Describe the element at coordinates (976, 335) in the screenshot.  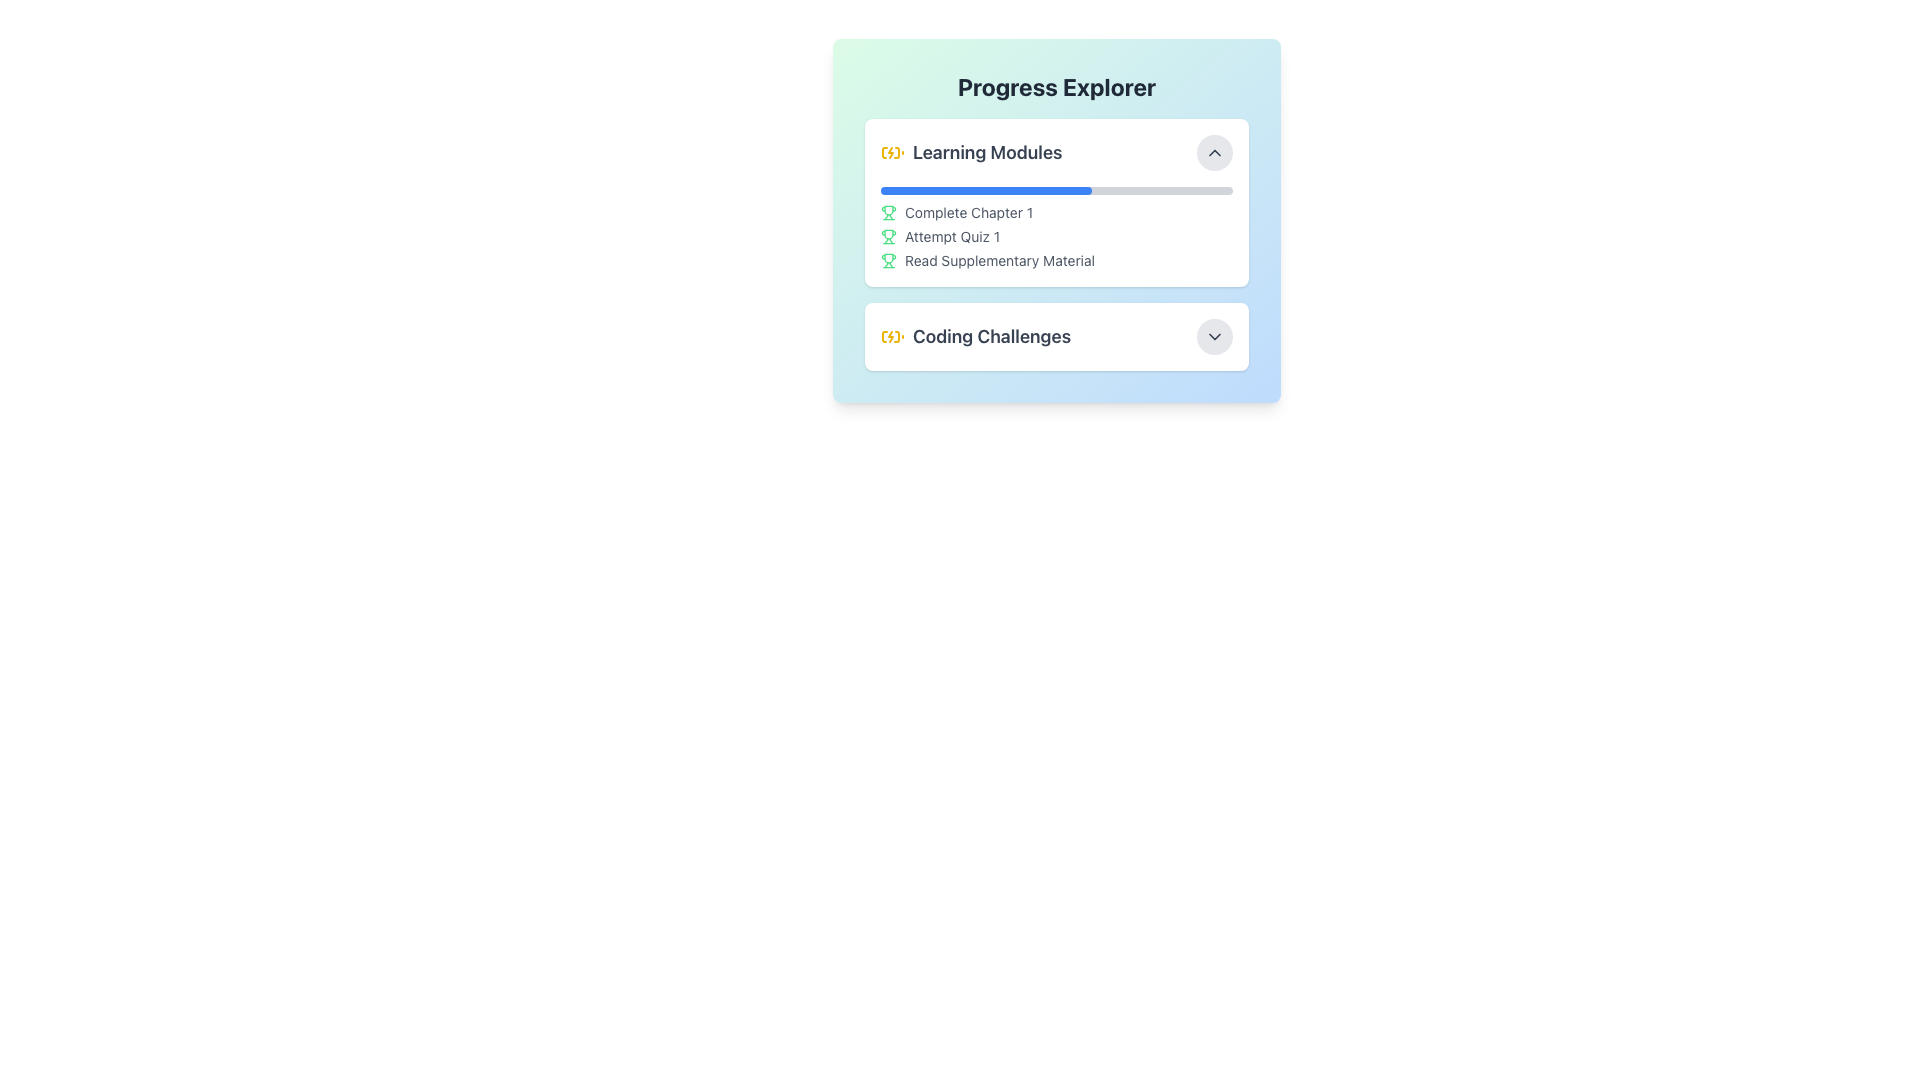
I see `the Text Label with Icon located in the lower section of the 'Progress Explorer' card, below the 'Learning Modules' section` at that location.